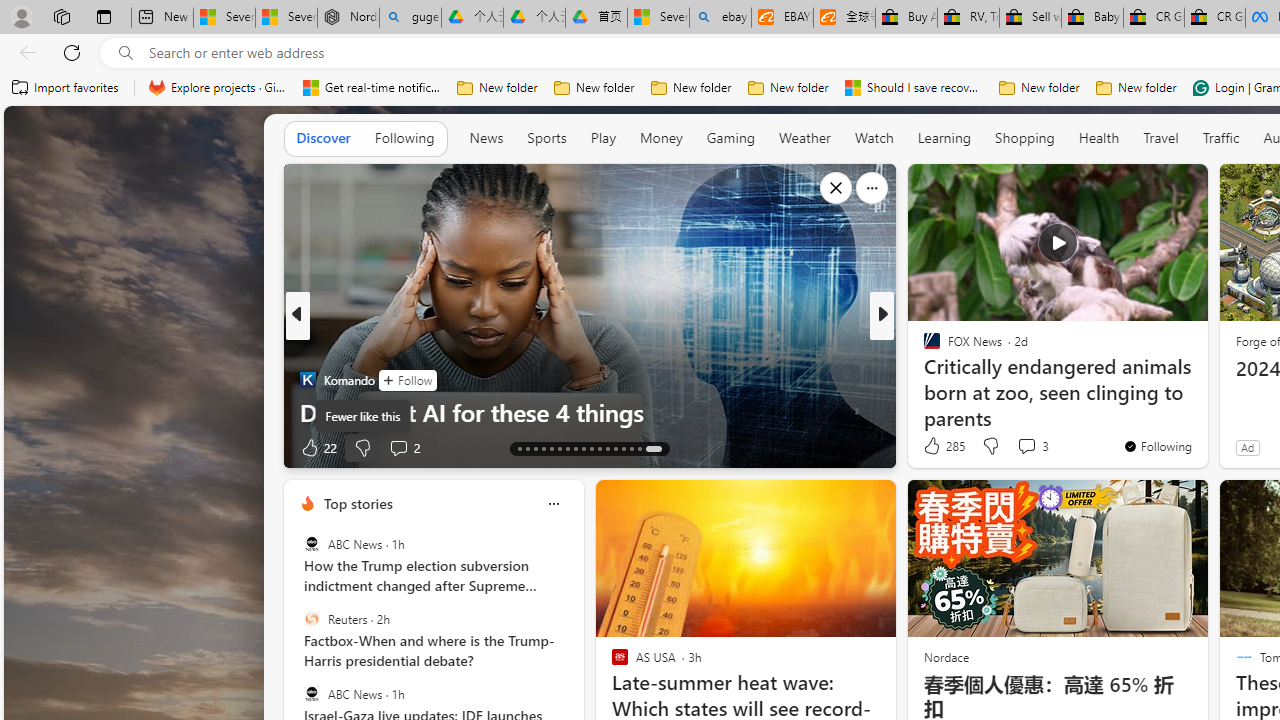 The image size is (1280, 720). I want to click on 'Weather', so click(805, 136).